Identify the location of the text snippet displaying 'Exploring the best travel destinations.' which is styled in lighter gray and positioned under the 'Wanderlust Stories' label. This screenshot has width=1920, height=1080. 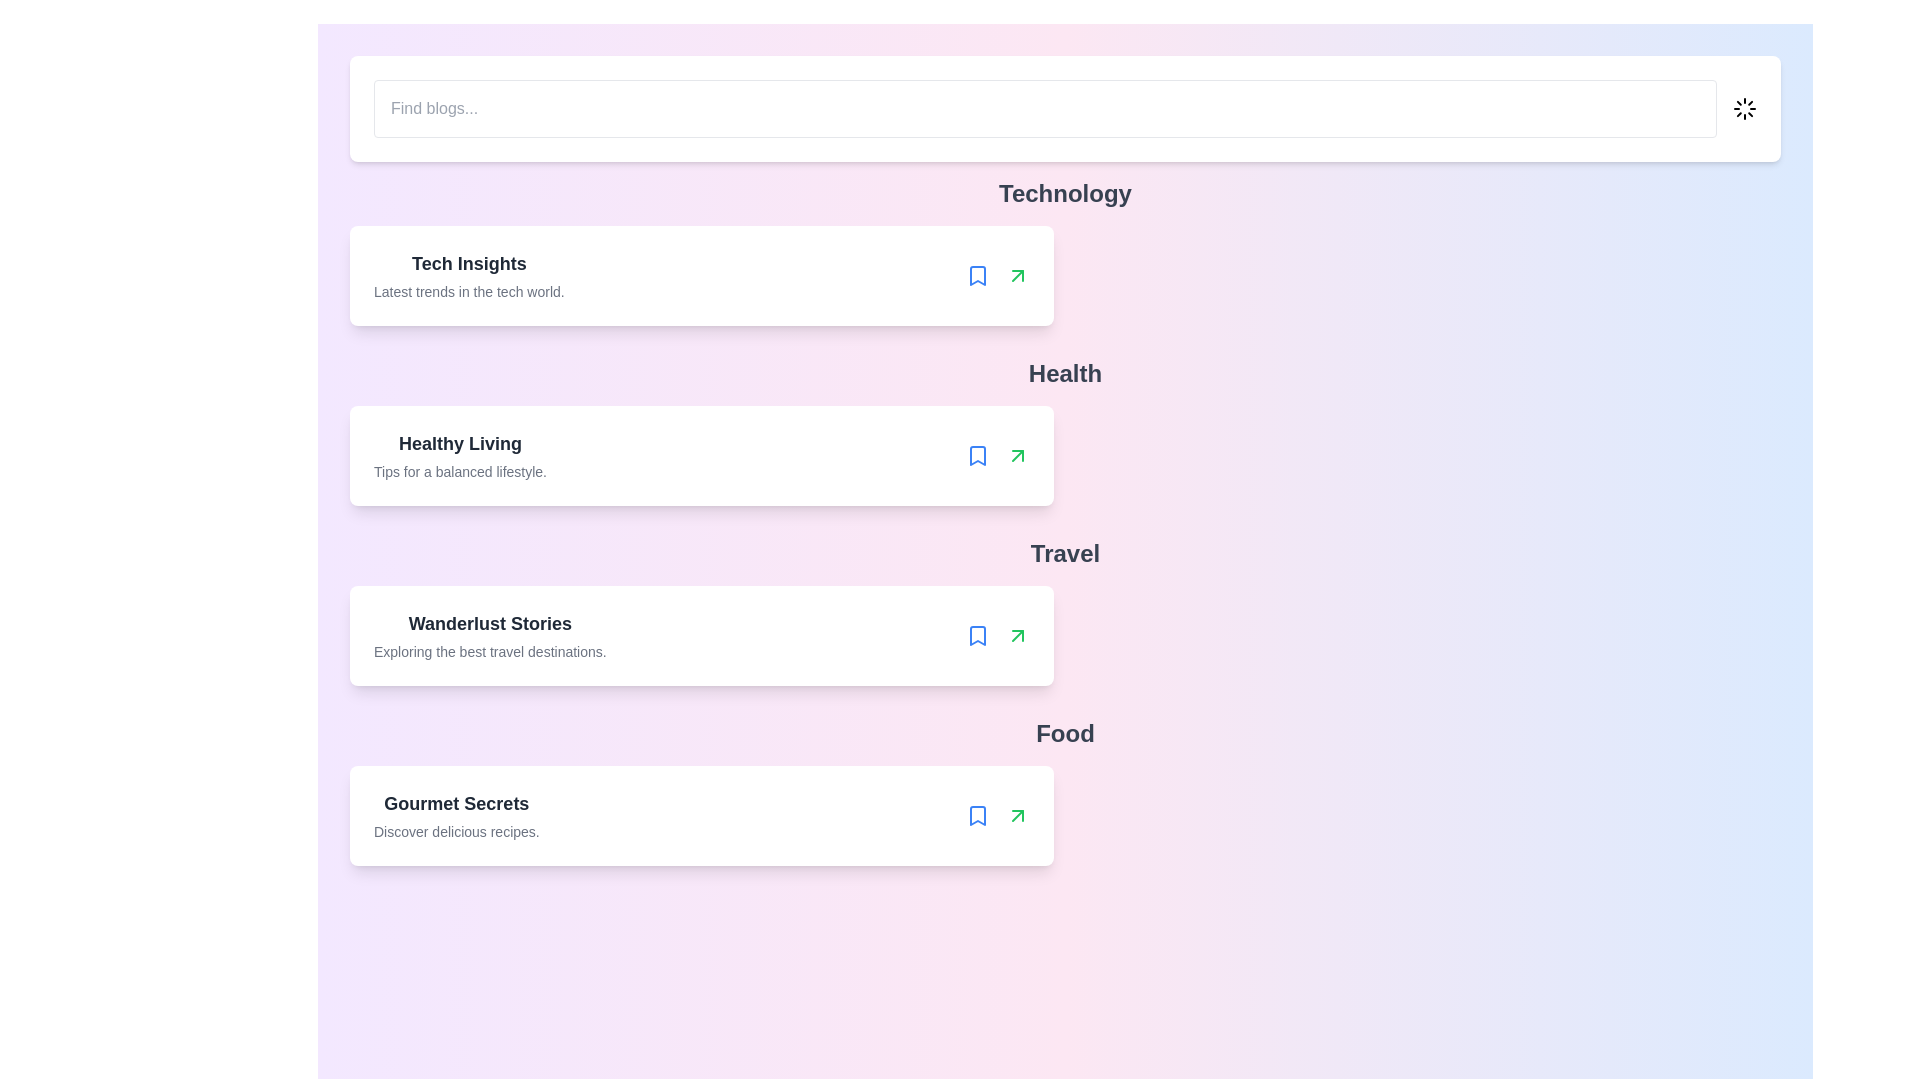
(490, 651).